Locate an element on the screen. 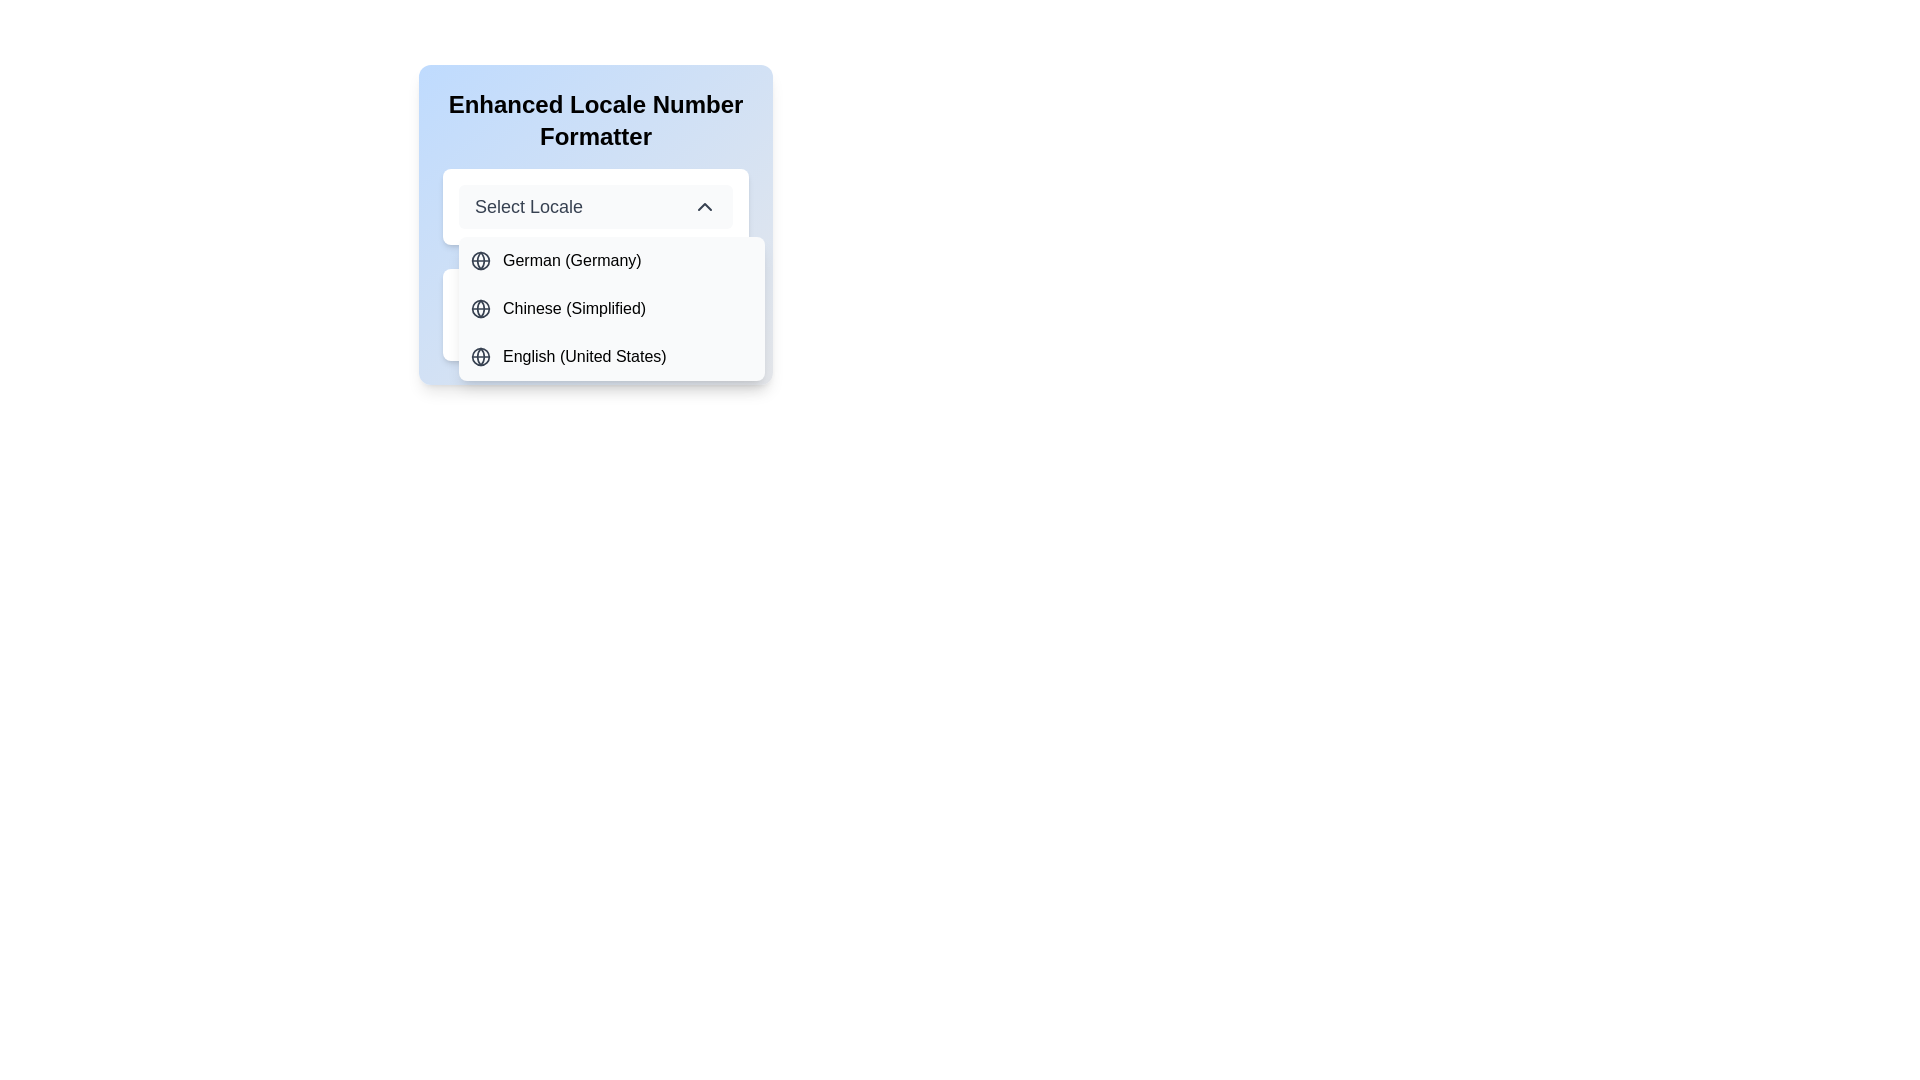 This screenshot has width=1920, height=1080. the second option 'Chinese (Simplified)' in the dropdown menu that appears below the 'Select Locale' button is located at coordinates (610, 308).